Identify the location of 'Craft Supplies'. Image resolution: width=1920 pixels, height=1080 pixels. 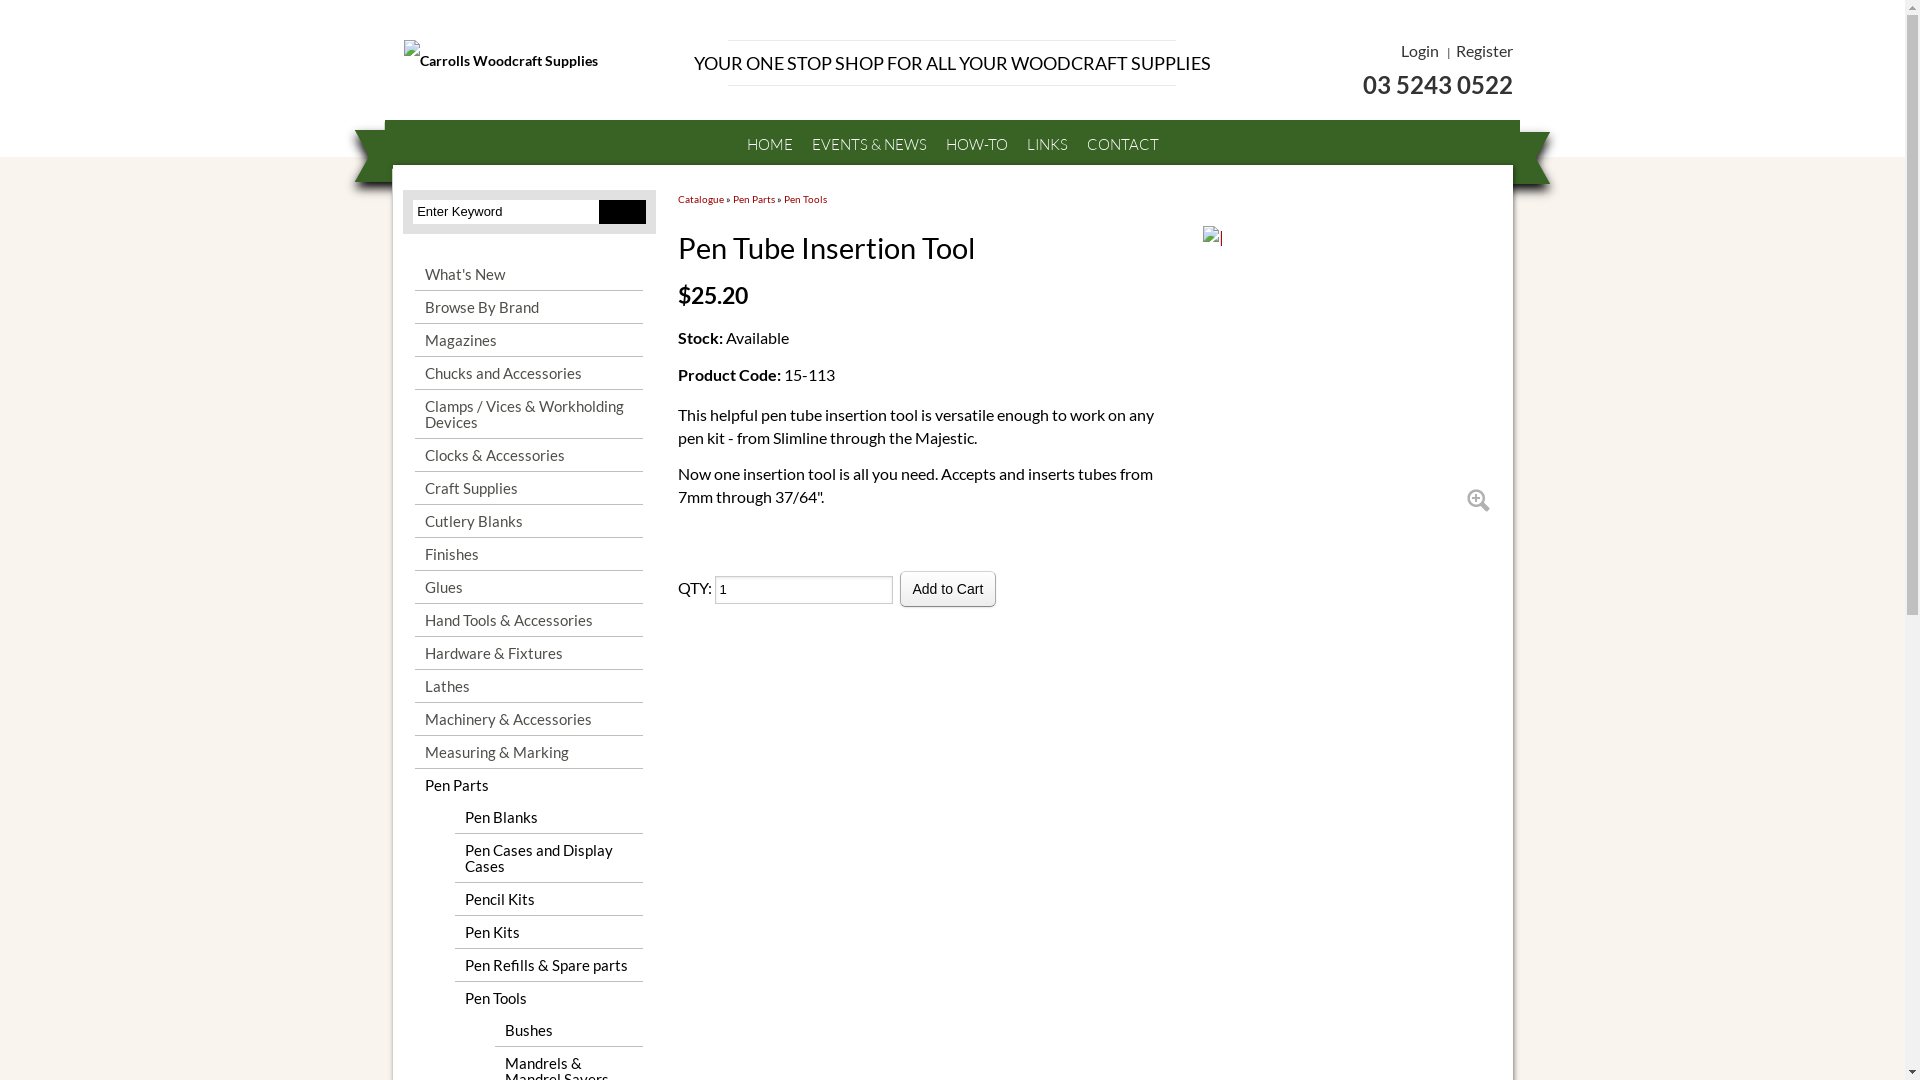
(528, 488).